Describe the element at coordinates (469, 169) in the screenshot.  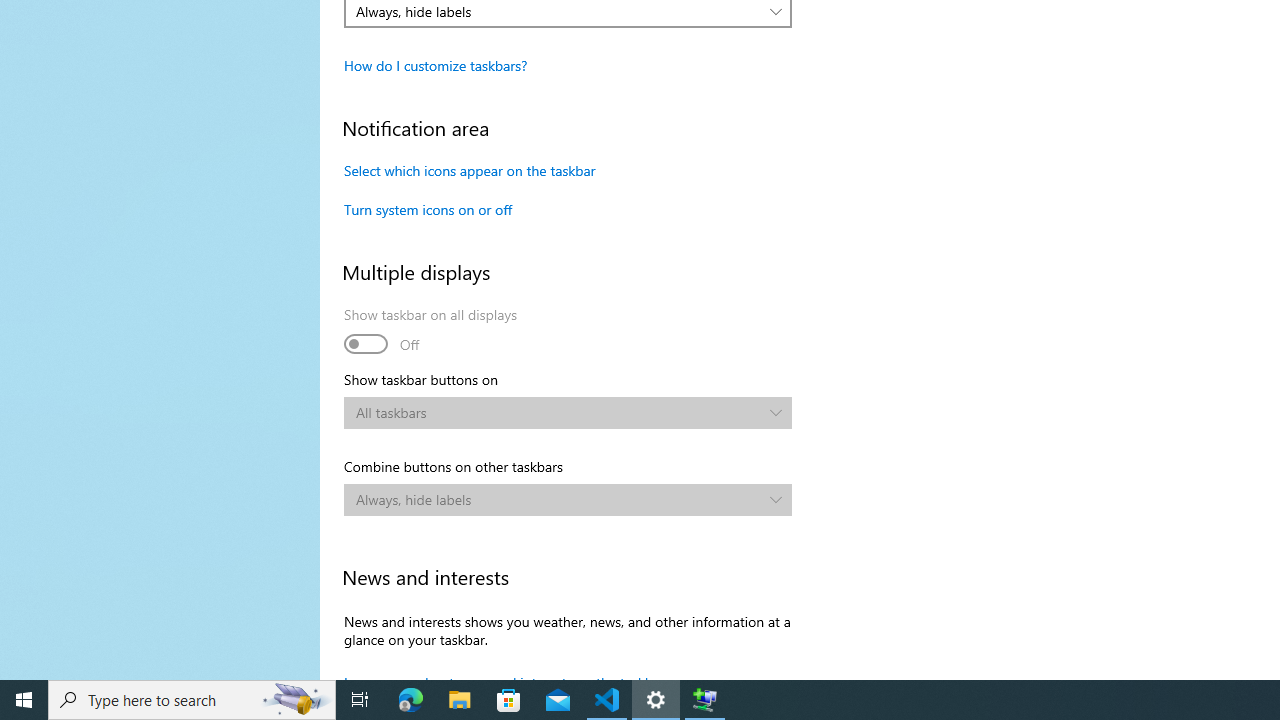
I see `'Select which icons appear on the taskbar'` at that location.